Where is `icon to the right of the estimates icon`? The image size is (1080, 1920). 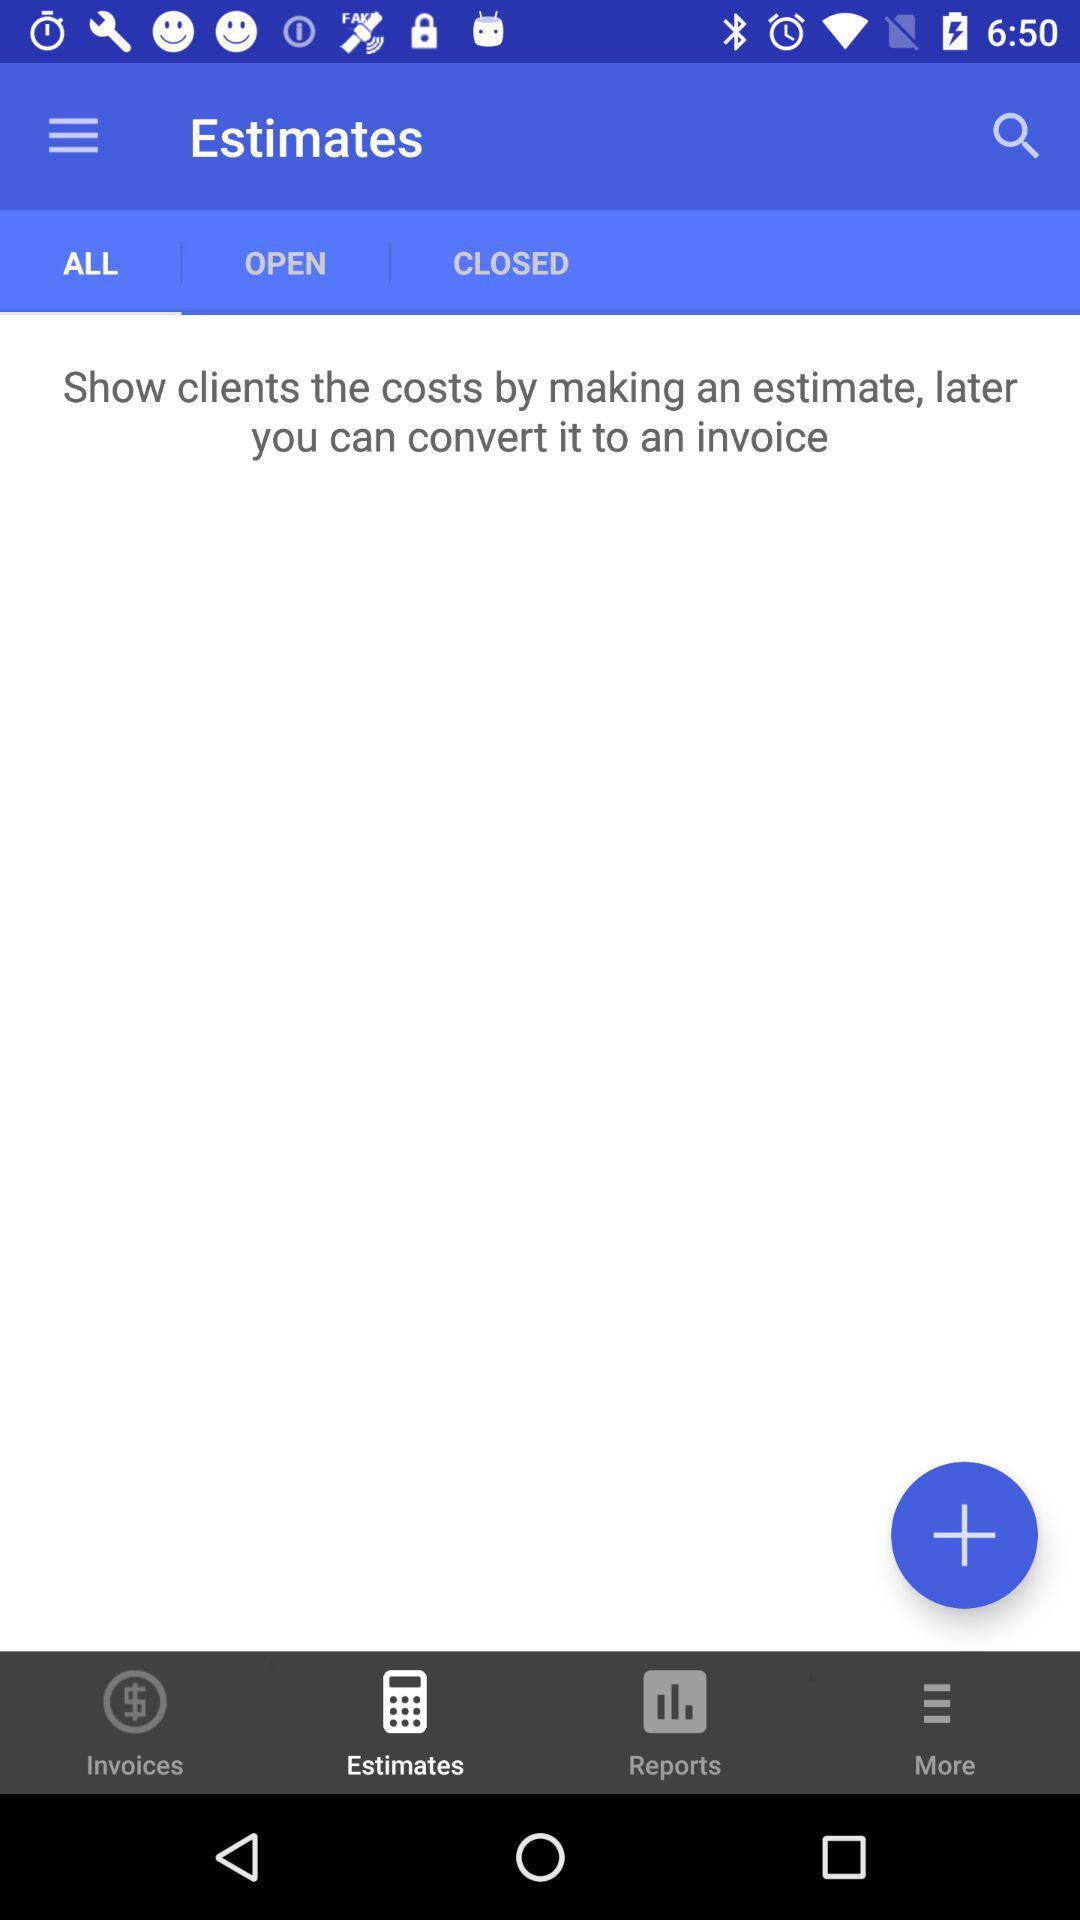 icon to the right of the estimates icon is located at coordinates (675, 1731).